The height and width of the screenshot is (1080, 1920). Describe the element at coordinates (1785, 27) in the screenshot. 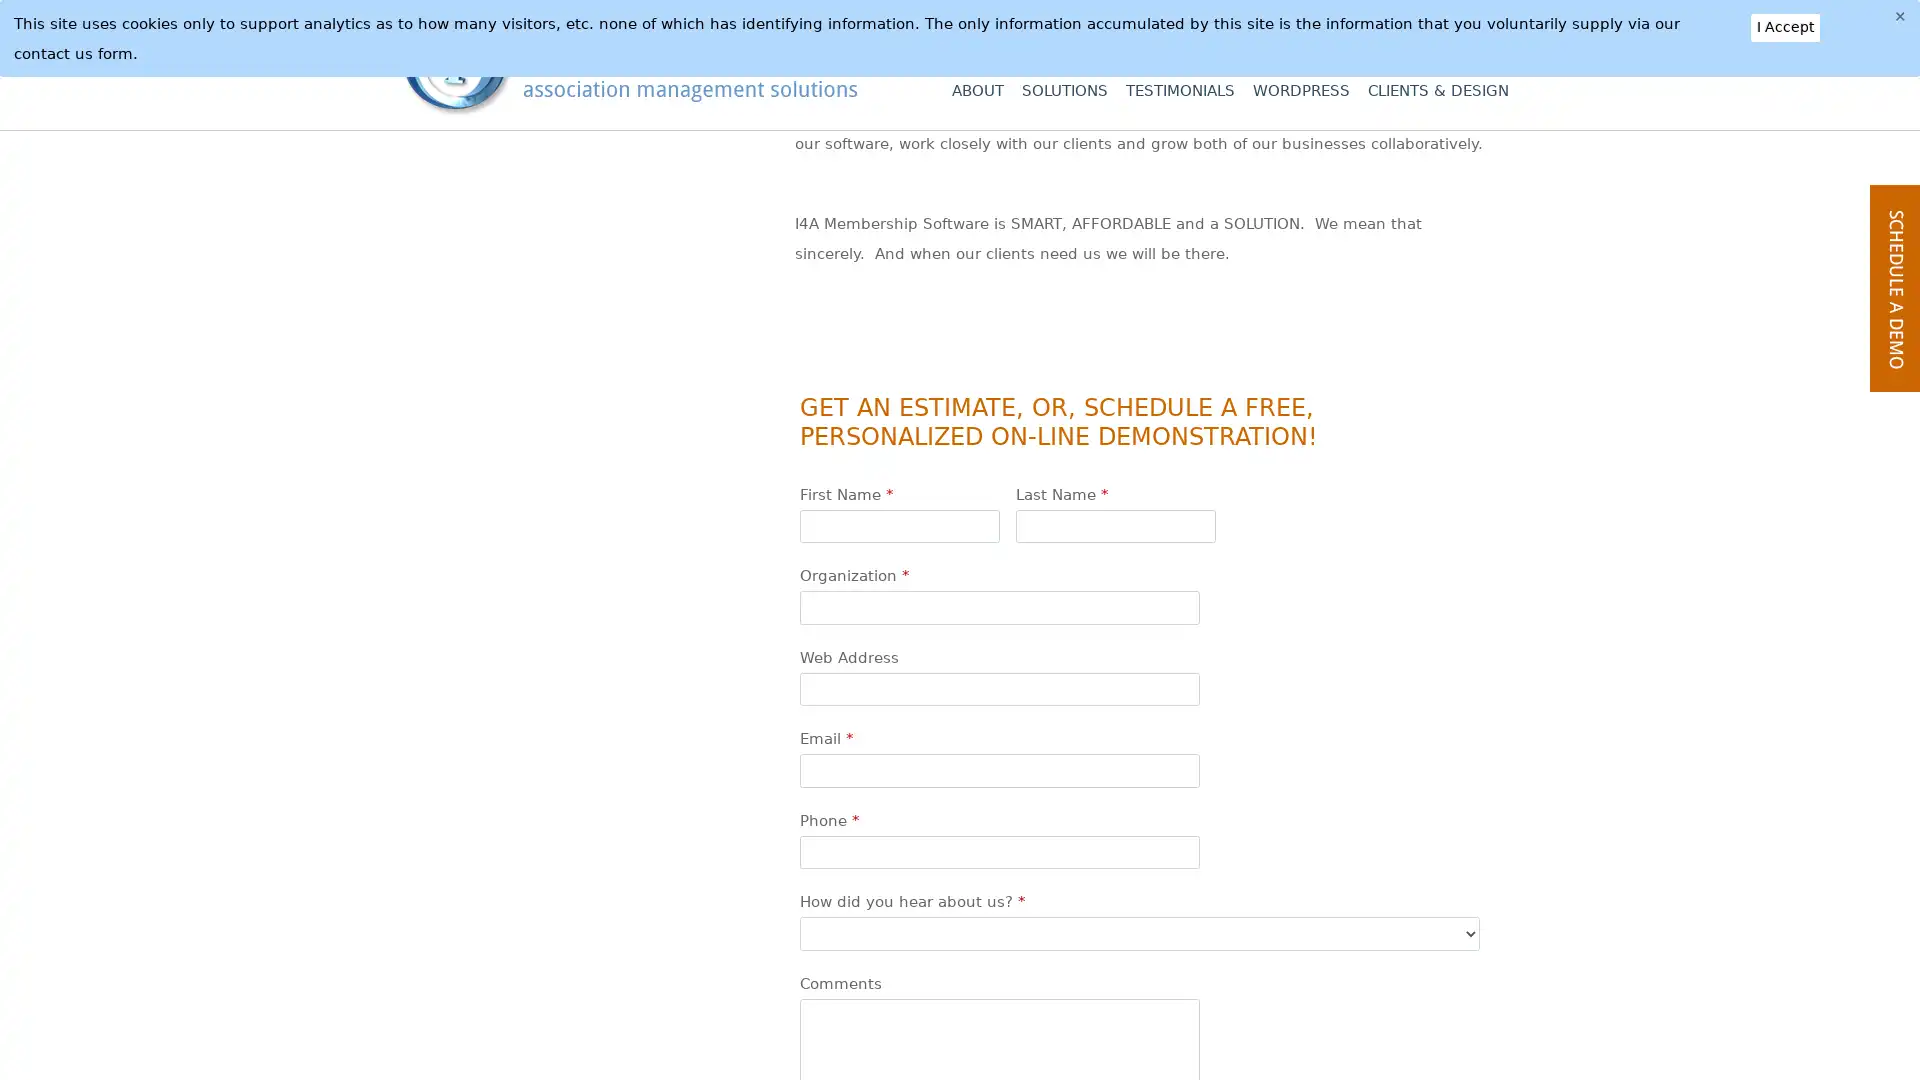

I see `I Accept` at that location.